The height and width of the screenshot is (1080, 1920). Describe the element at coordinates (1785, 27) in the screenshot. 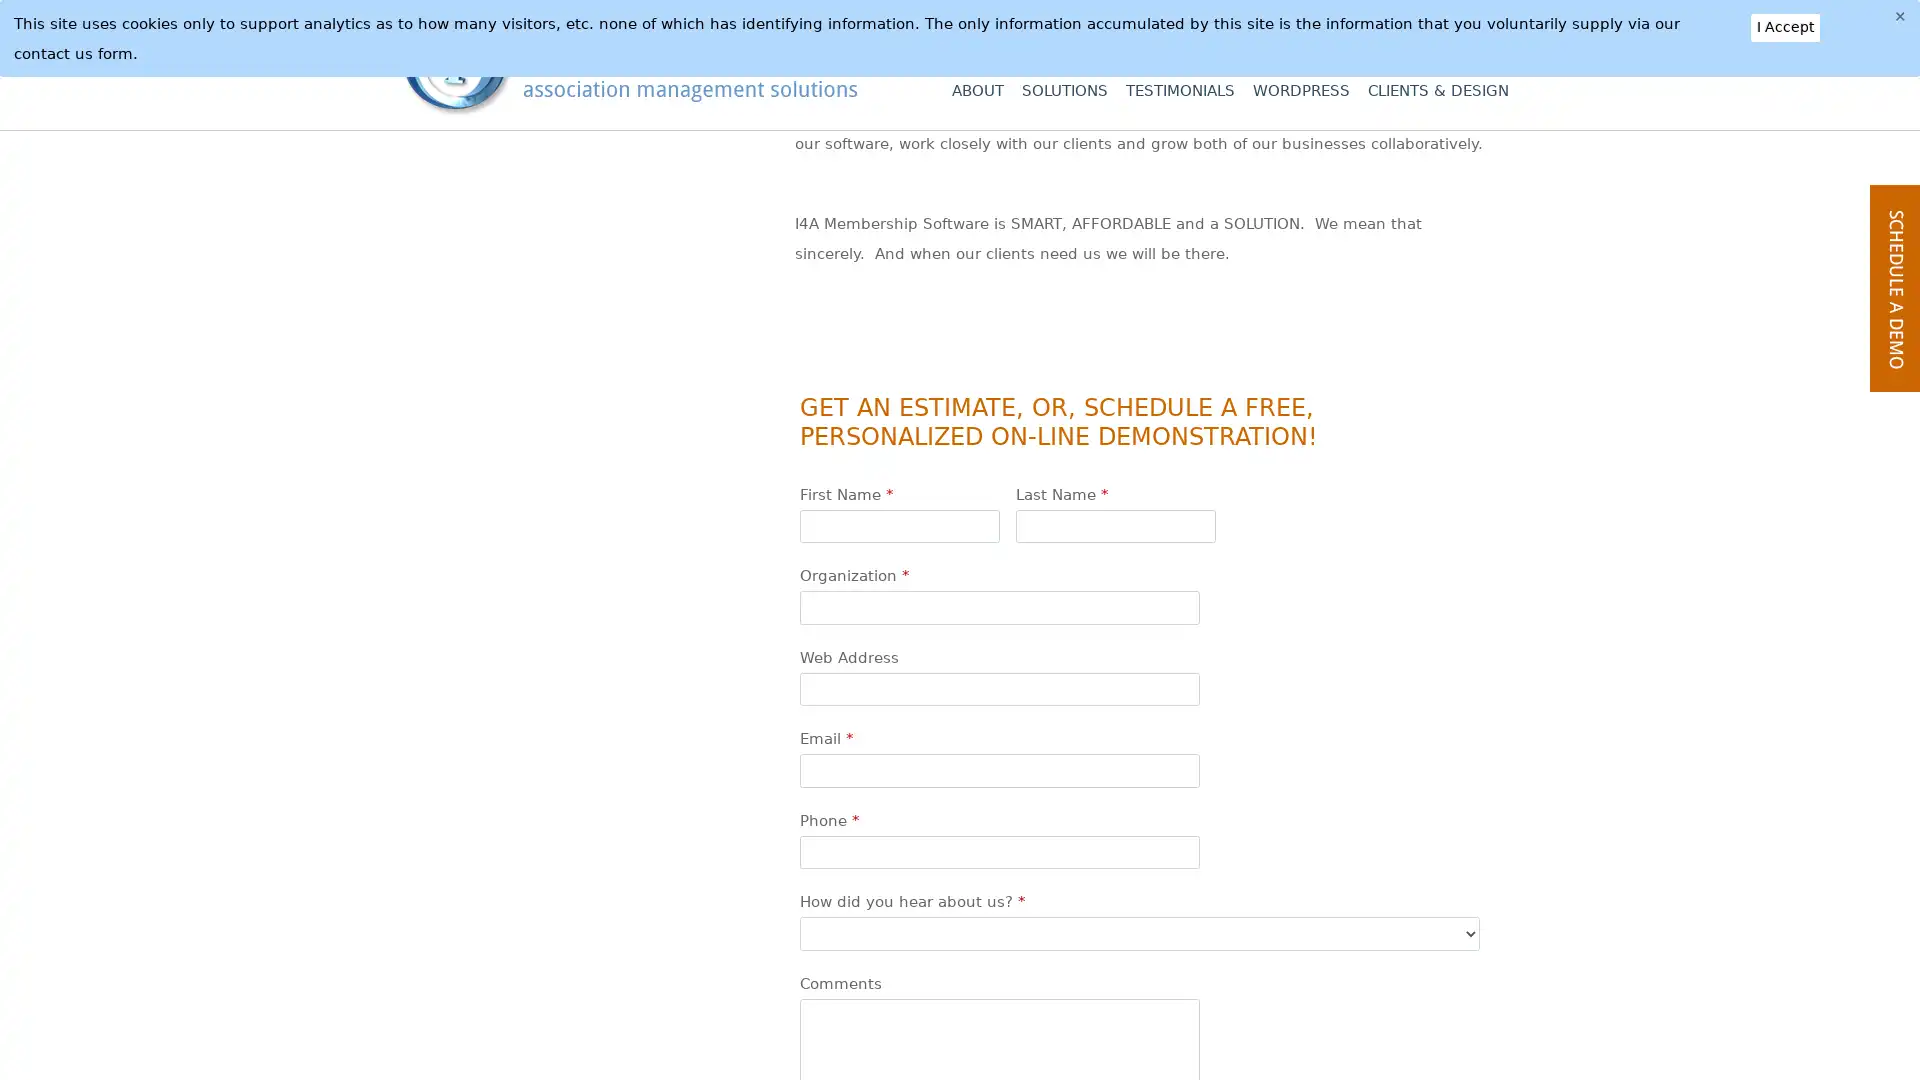

I see `I Accept` at that location.